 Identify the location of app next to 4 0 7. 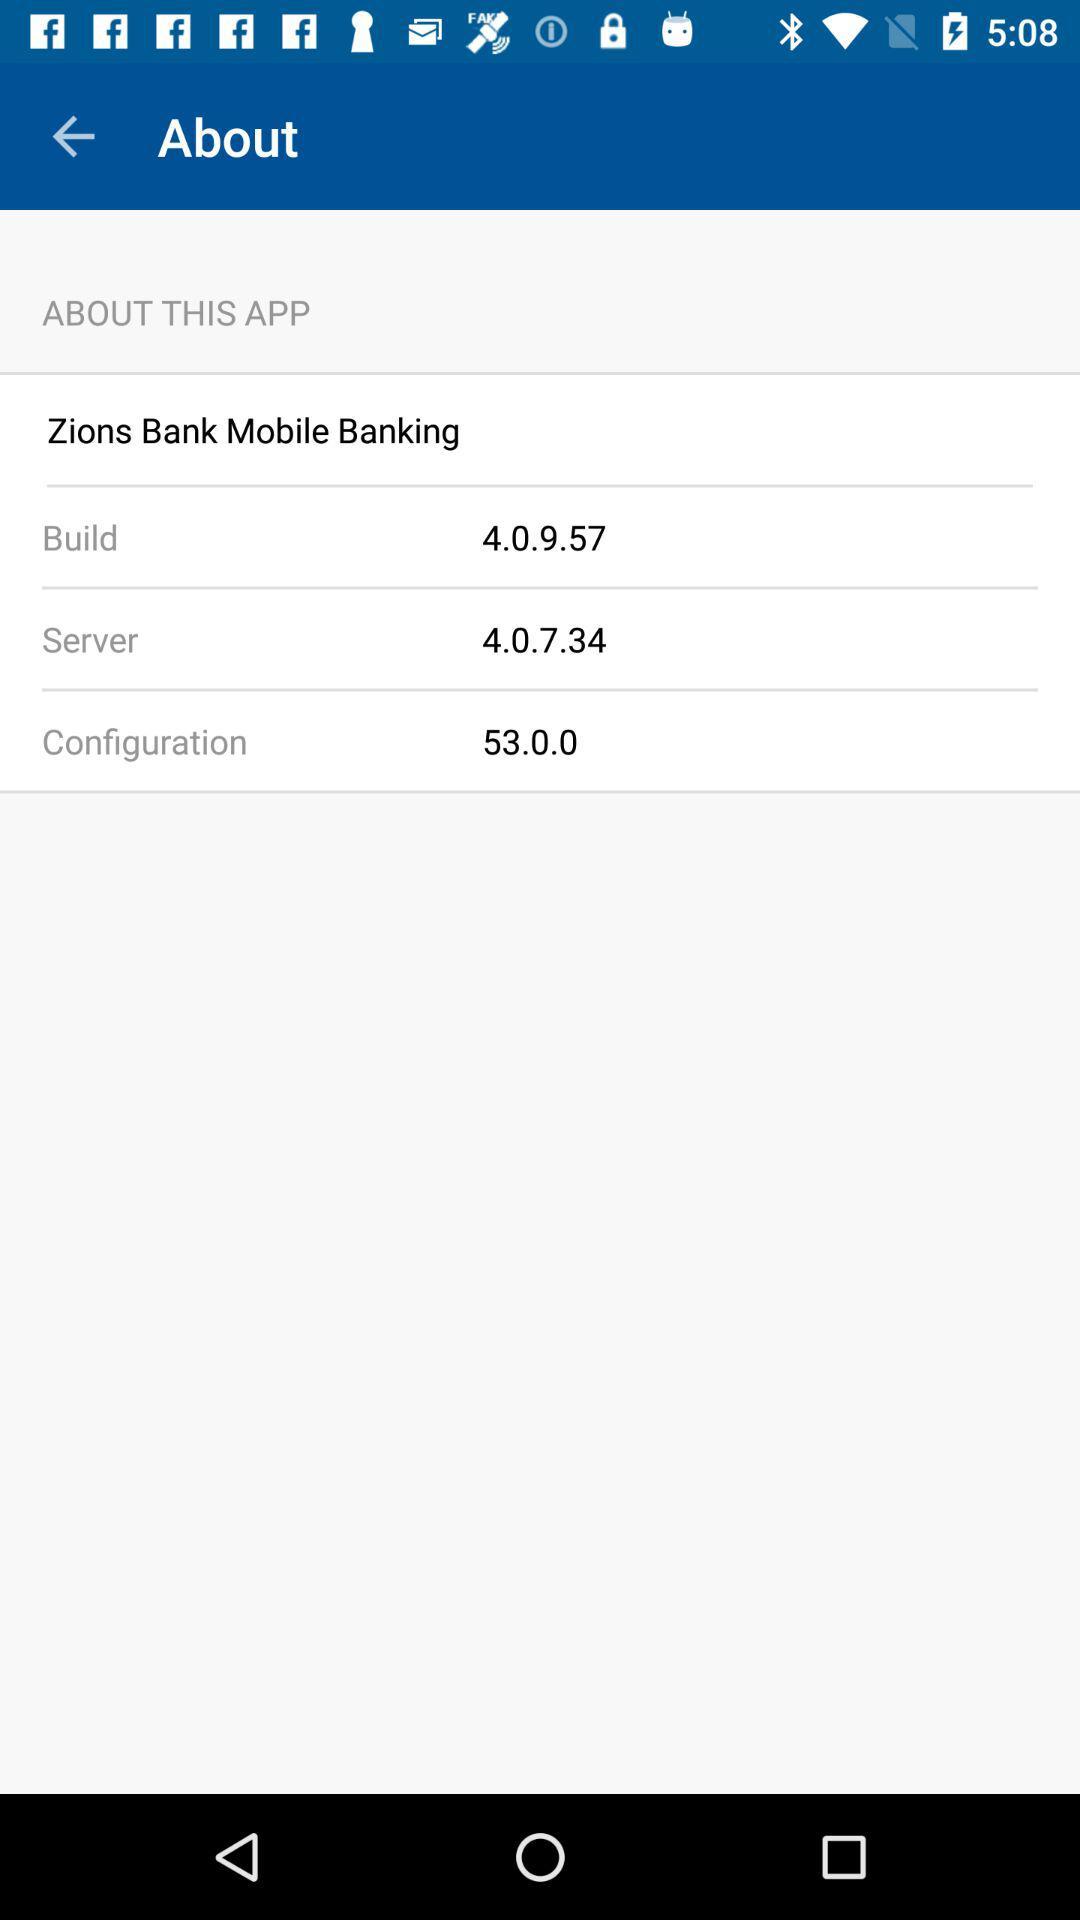
(240, 637).